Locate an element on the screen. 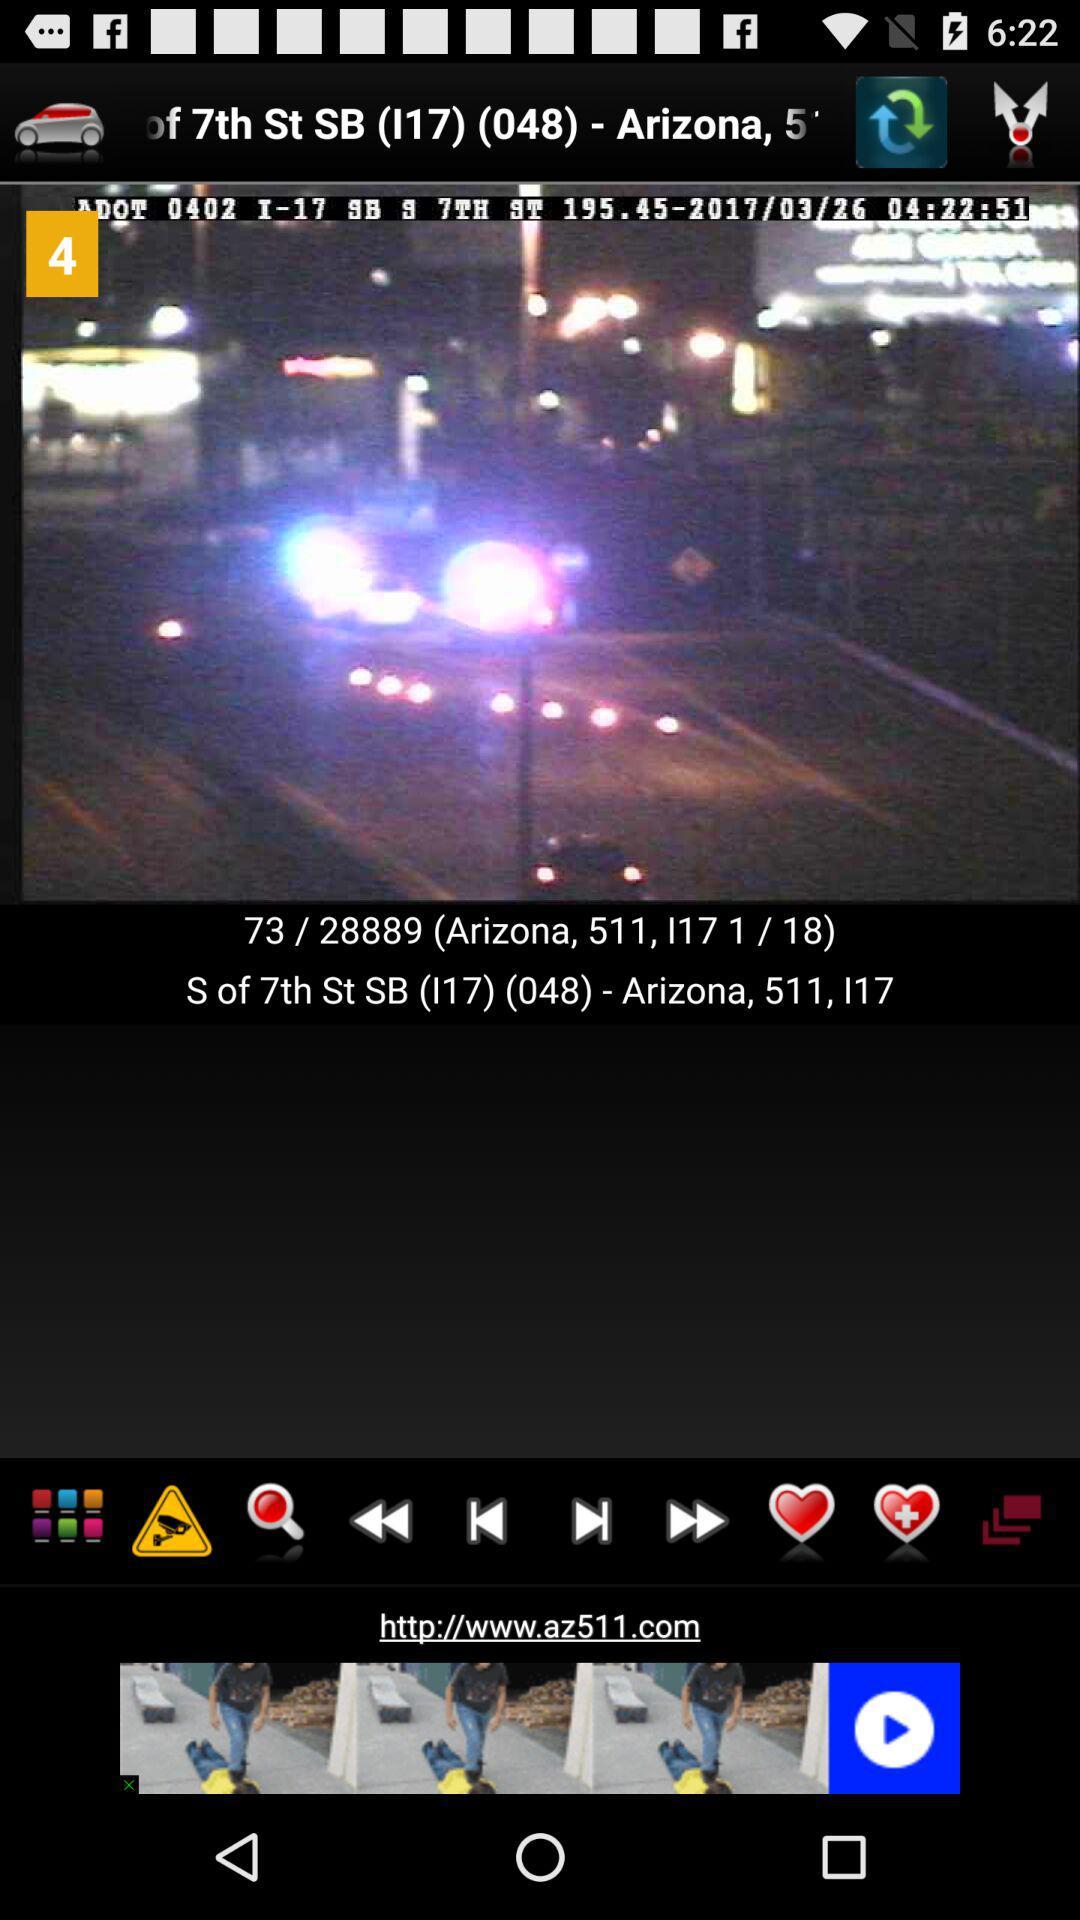  reload video is located at coordinates (901, 121).